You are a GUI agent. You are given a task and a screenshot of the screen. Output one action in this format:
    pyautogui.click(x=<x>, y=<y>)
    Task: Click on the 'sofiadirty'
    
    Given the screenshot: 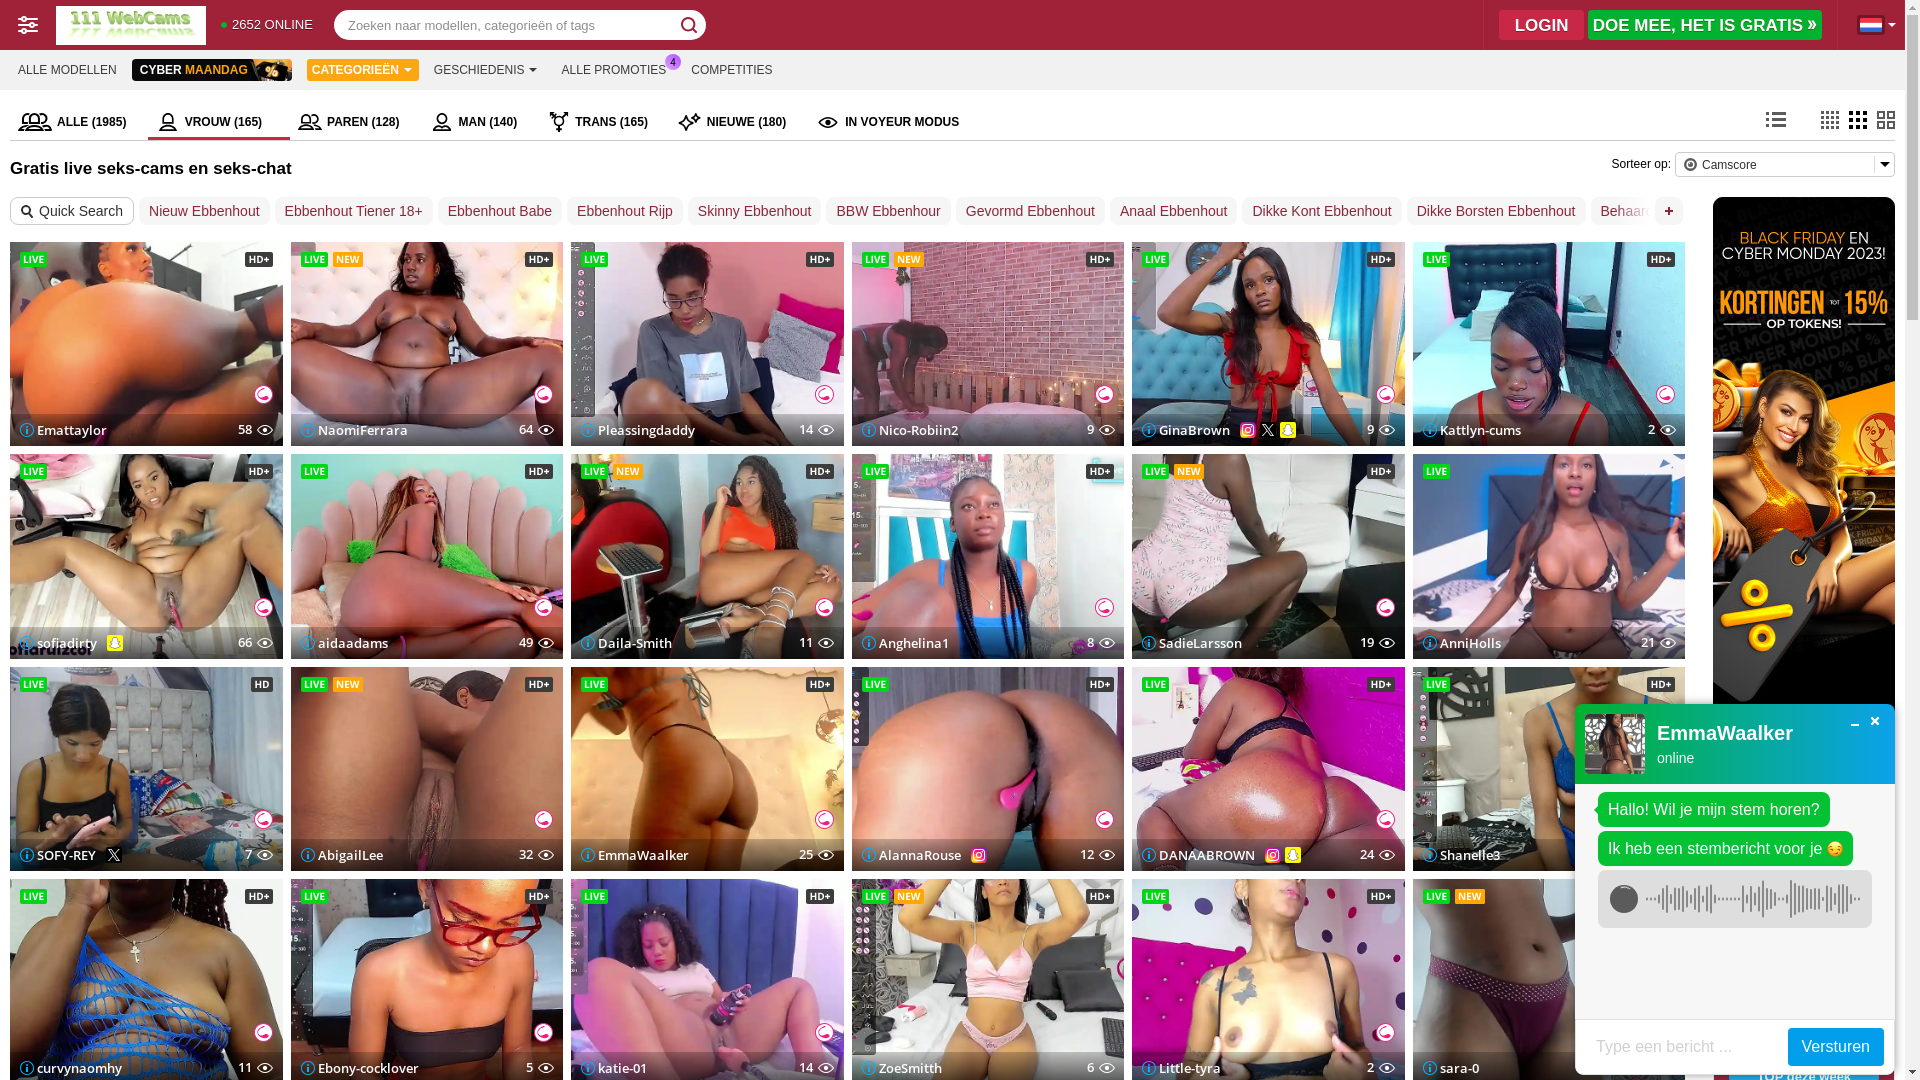 What is the action you would take?
    pyautogui.click(x=58, y=643)
    